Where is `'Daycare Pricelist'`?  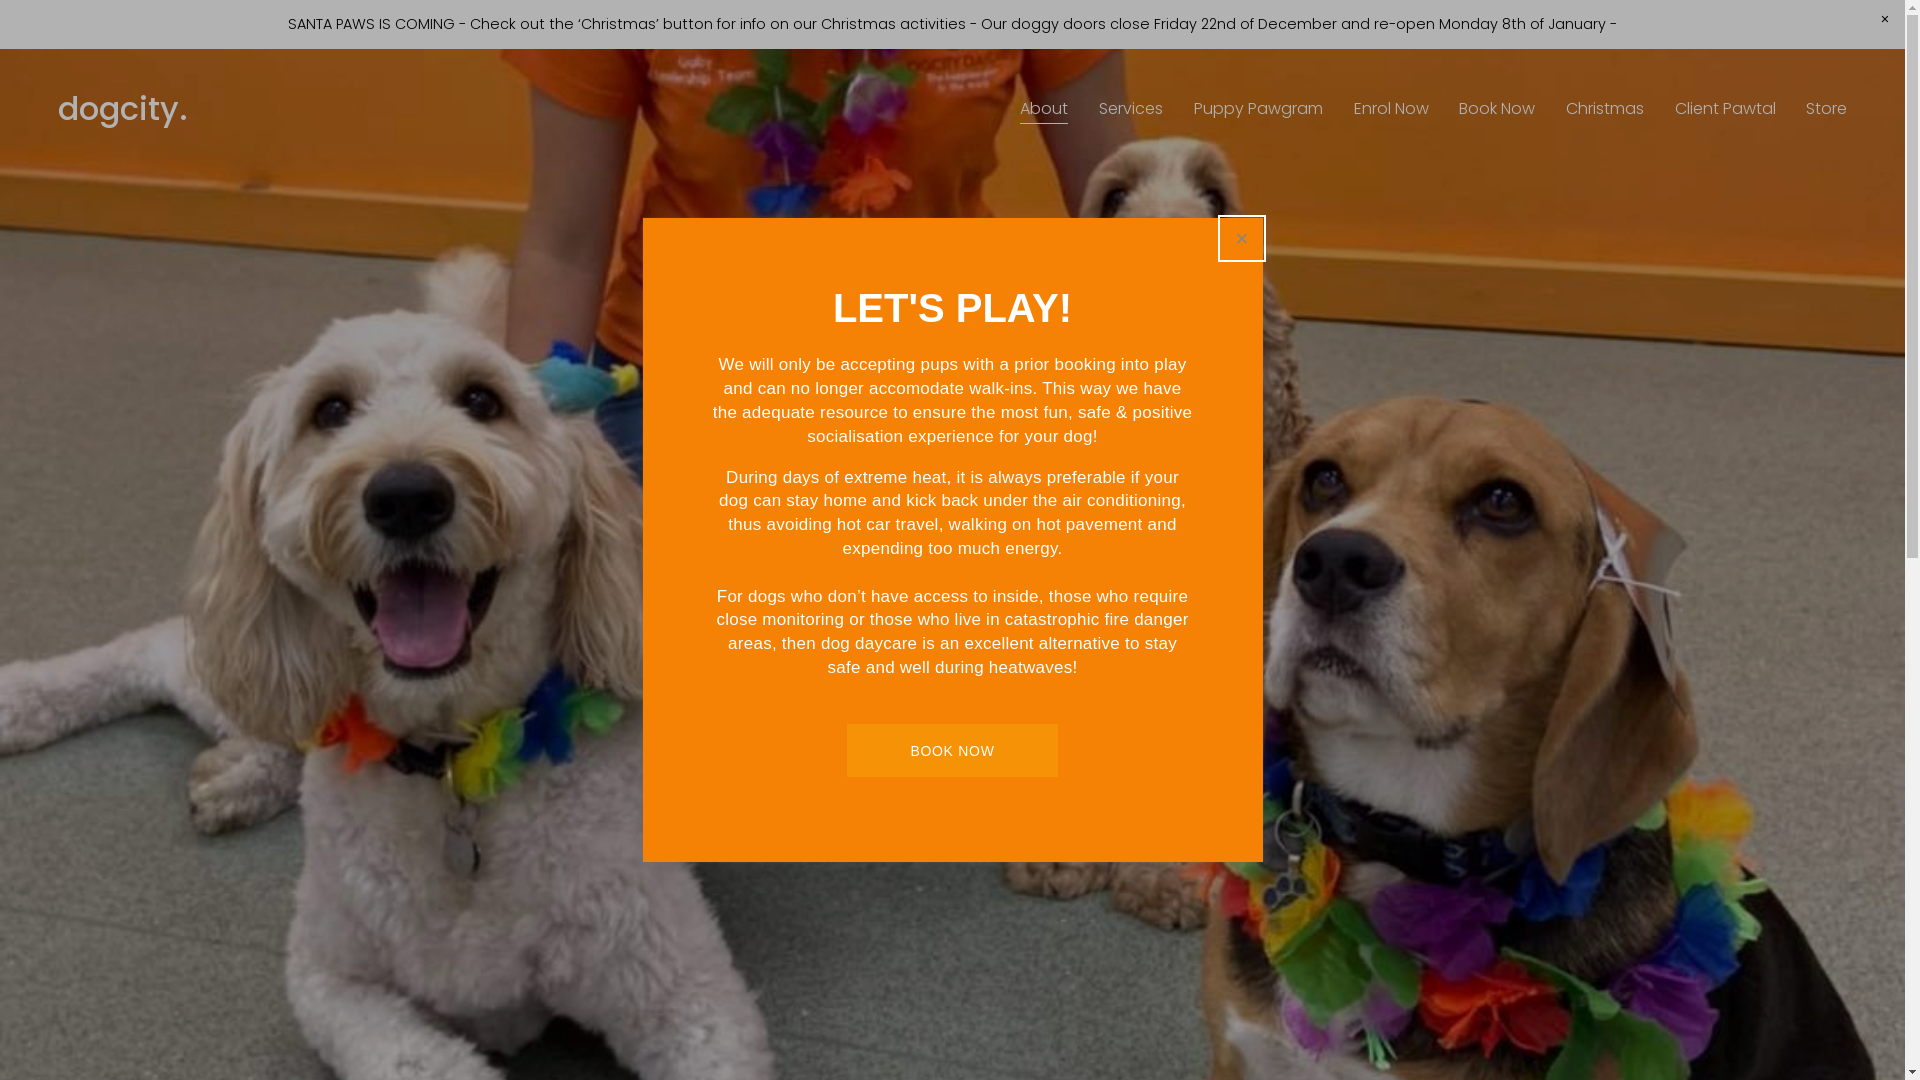 'Daycare Pricelist' is located at coordinates (826, 716).